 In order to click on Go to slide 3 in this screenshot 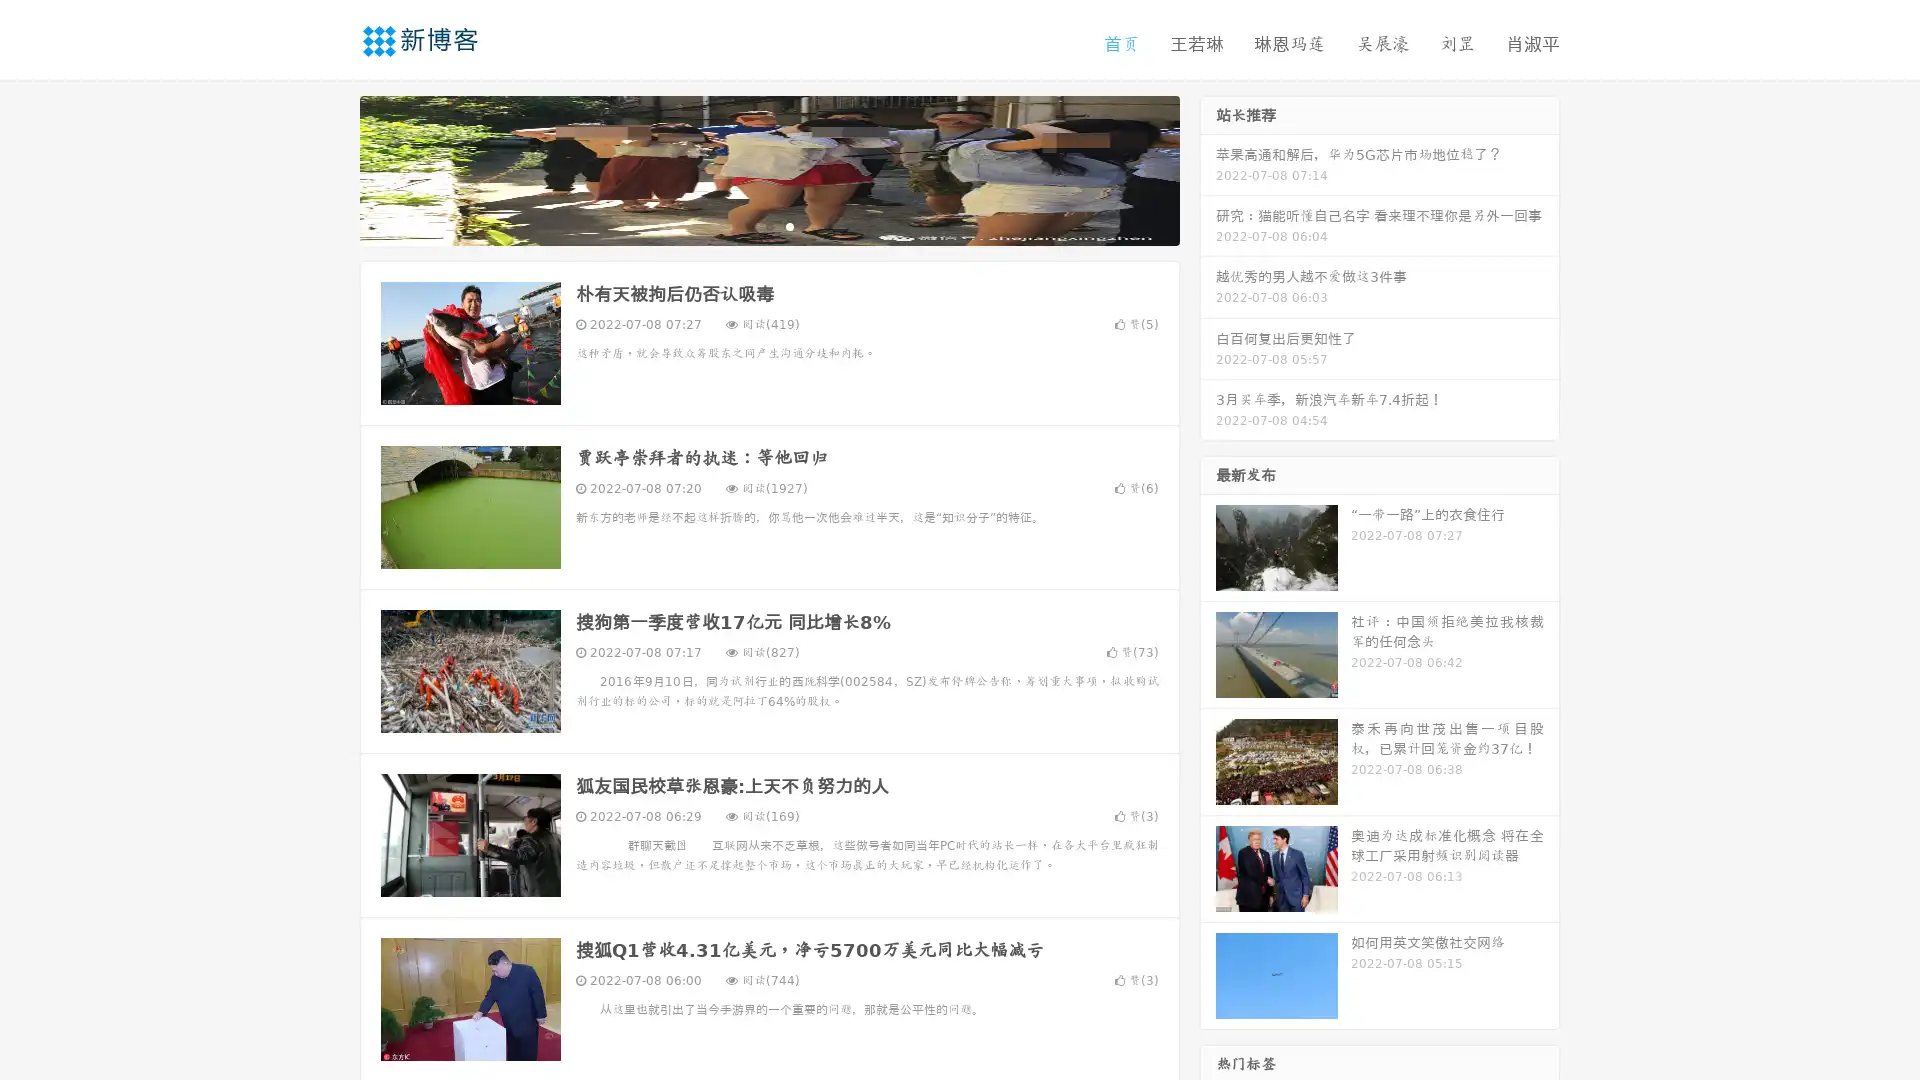, I will do `click(789, 225)`.